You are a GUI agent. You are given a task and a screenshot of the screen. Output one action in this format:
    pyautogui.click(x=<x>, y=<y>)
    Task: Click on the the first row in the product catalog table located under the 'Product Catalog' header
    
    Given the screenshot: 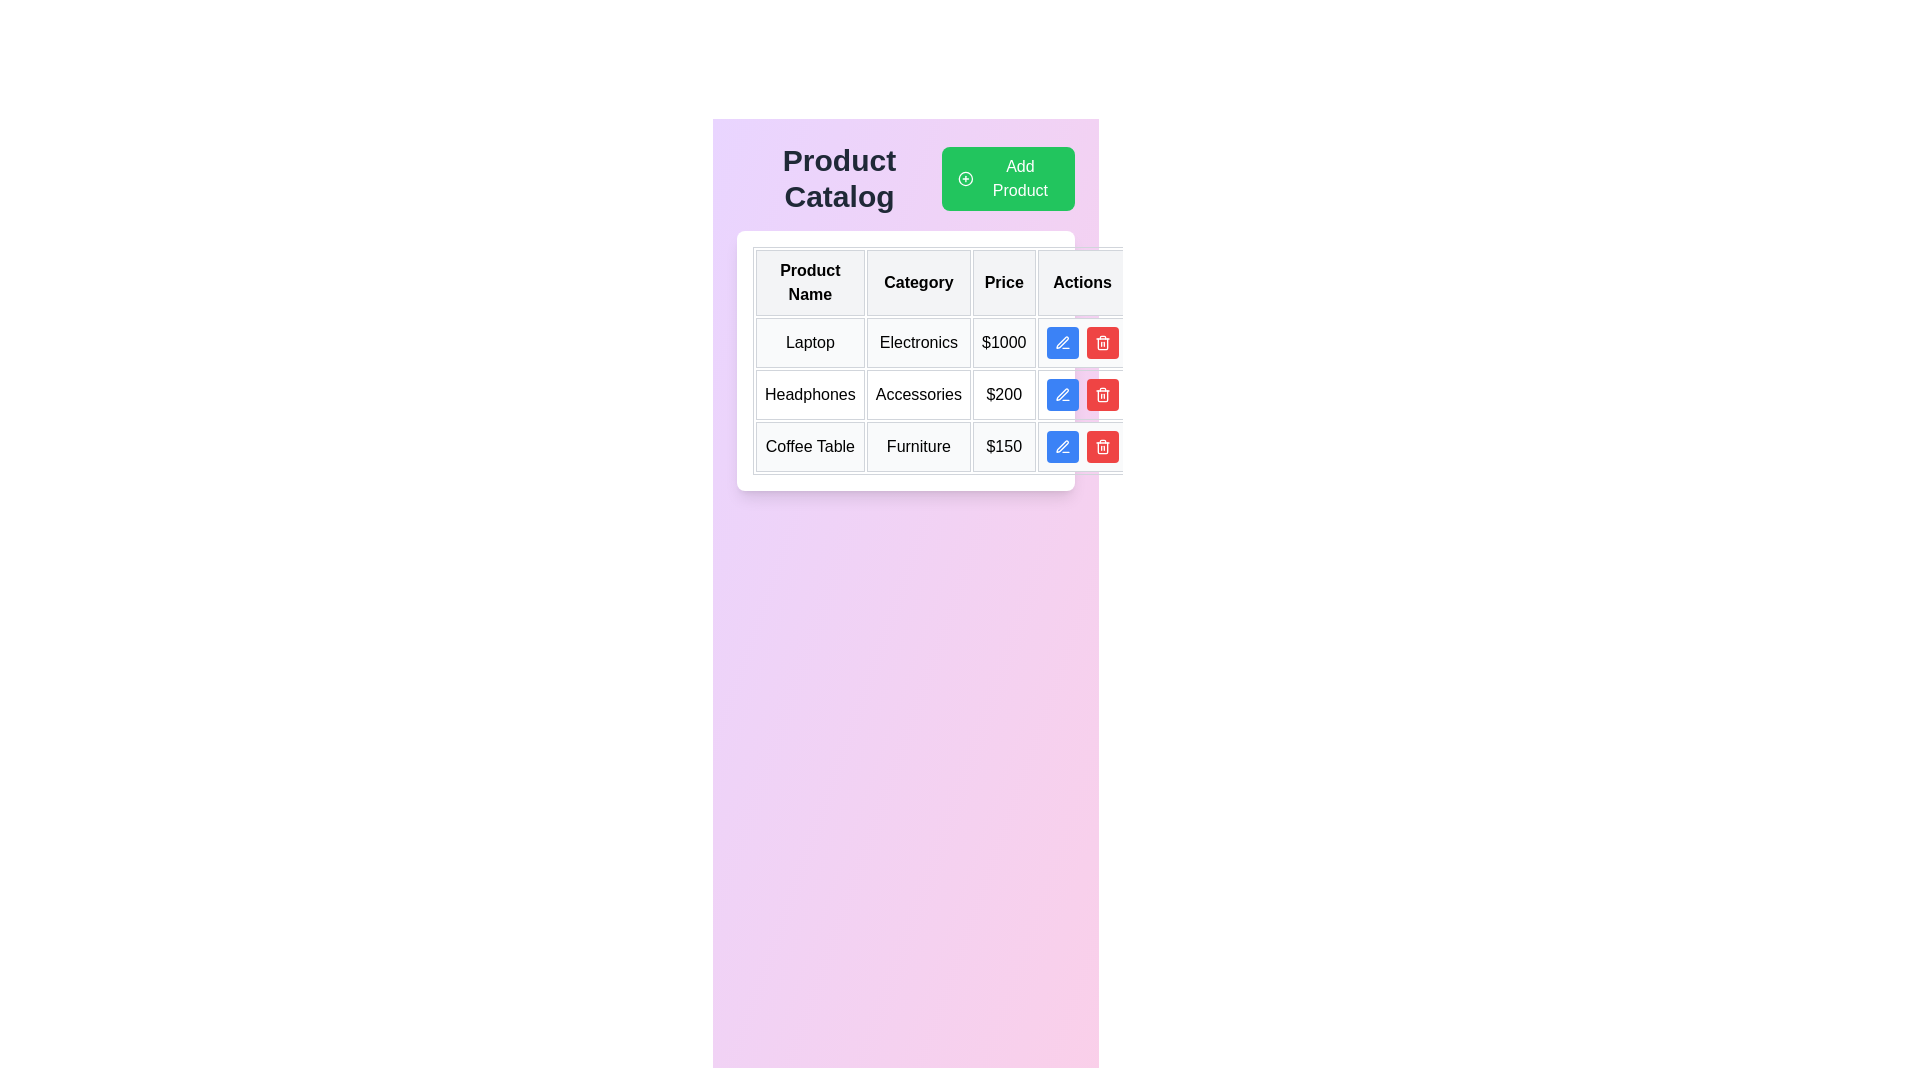 What is the action you would take?
    pyautogui.click(x=940, y=342)
    